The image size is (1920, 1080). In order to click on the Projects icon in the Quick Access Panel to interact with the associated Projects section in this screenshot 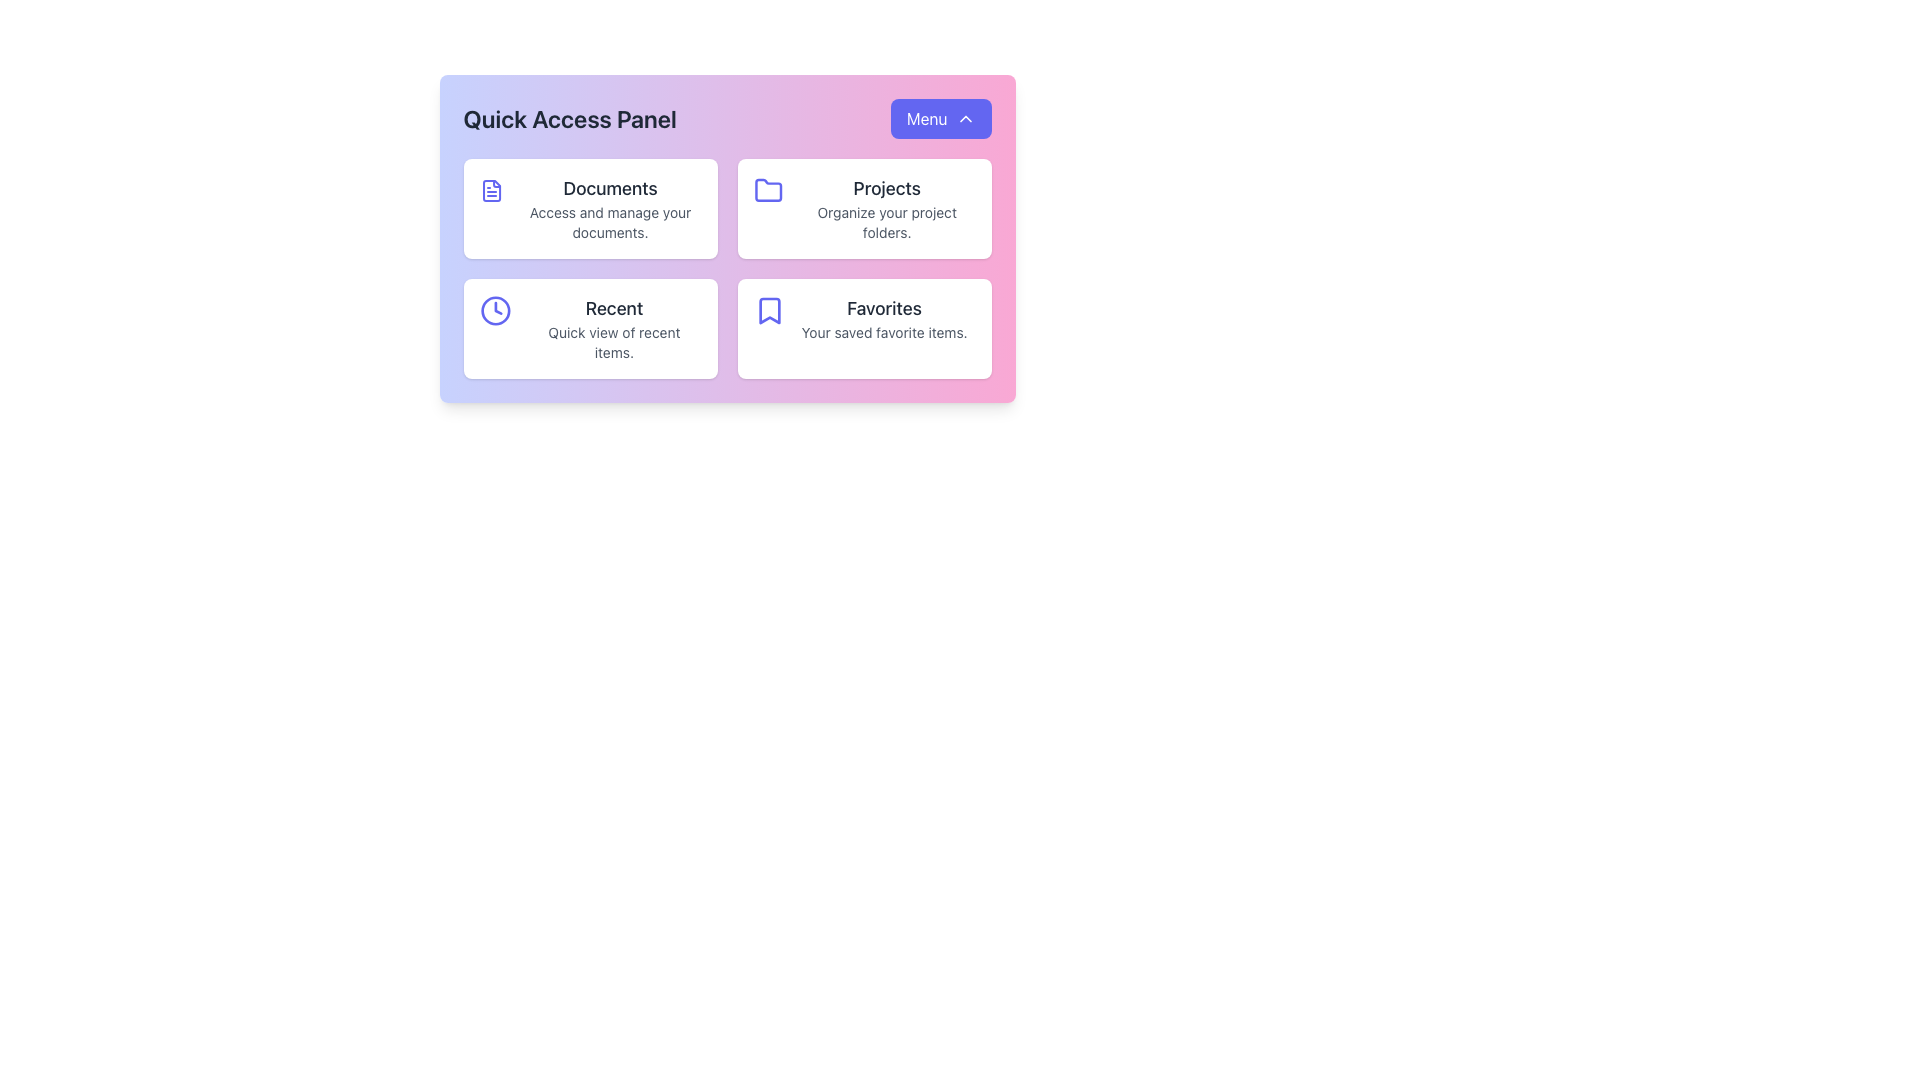, I will do `click(767, 189)`.